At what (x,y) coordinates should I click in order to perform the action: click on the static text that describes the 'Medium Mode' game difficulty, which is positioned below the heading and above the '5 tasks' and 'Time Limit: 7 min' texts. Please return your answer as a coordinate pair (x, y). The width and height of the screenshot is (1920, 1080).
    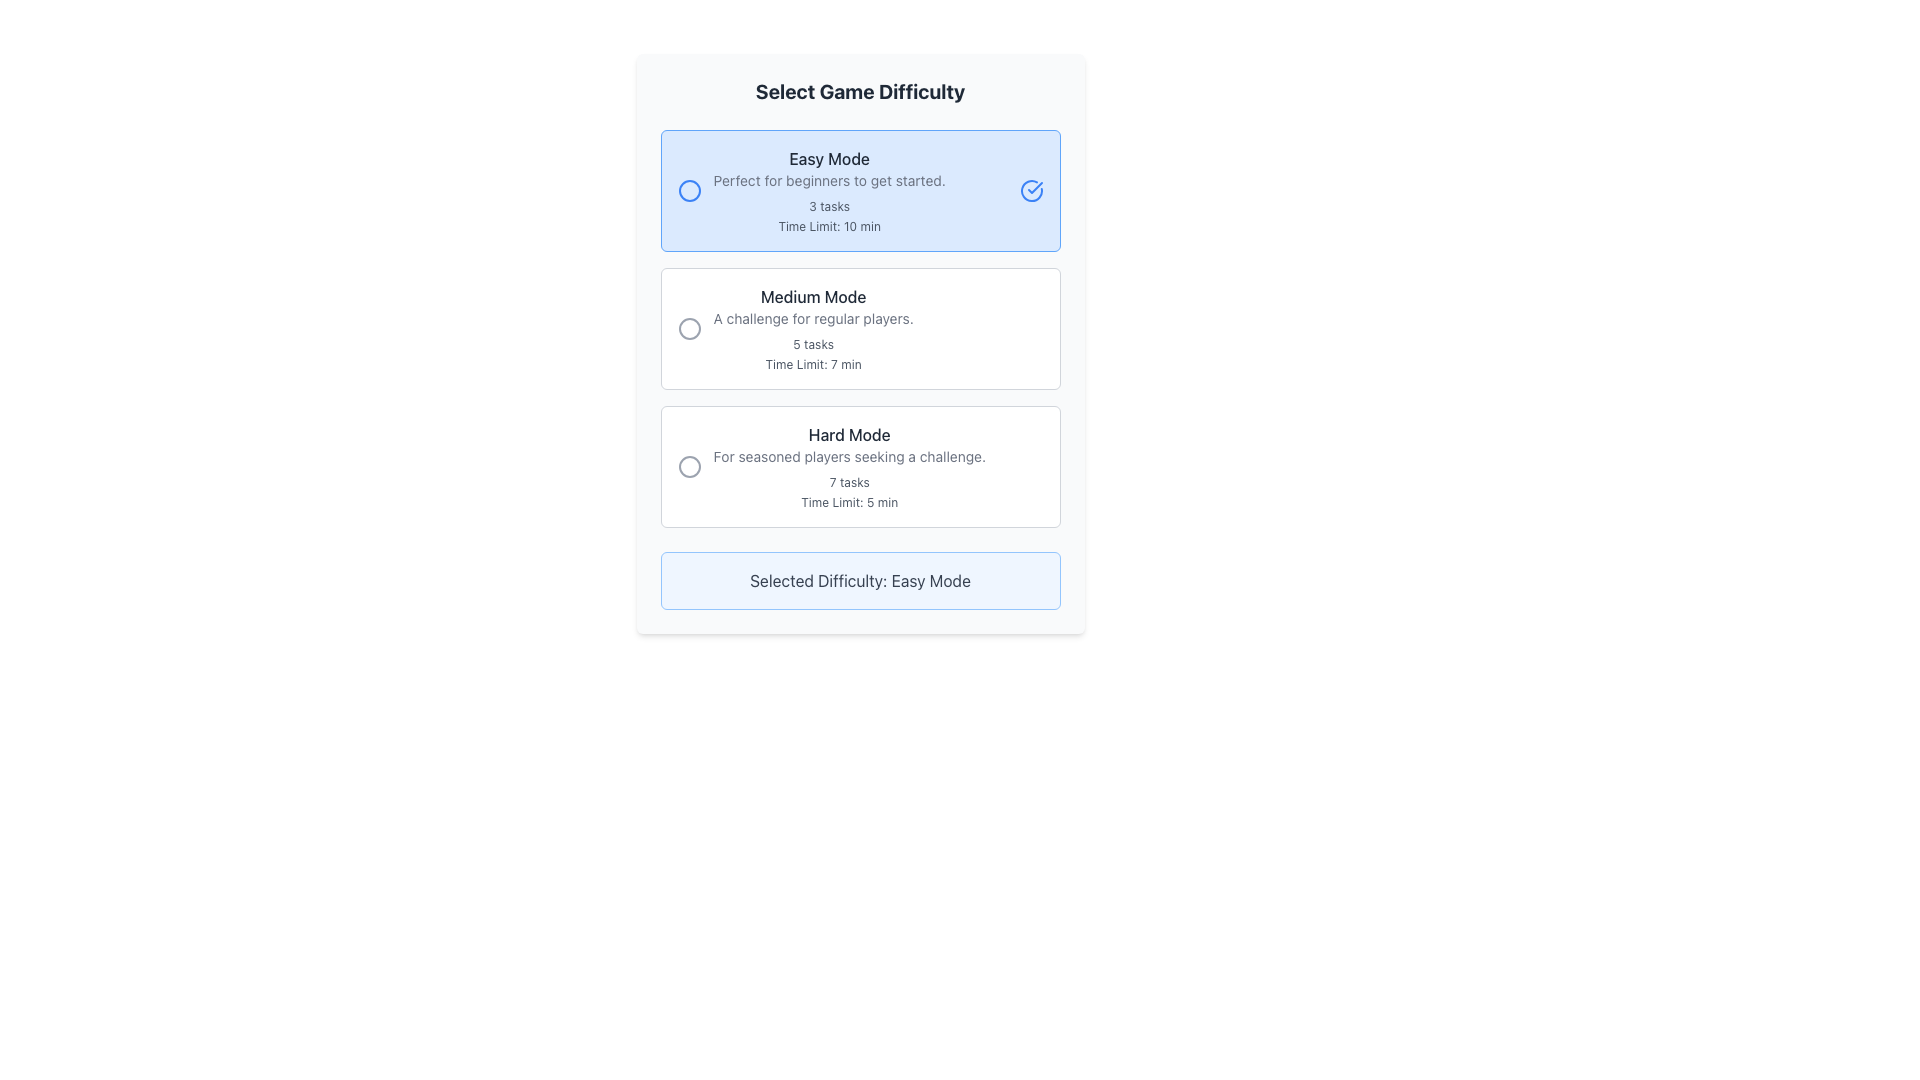
    Looking at the image, I should click on (813, 318).